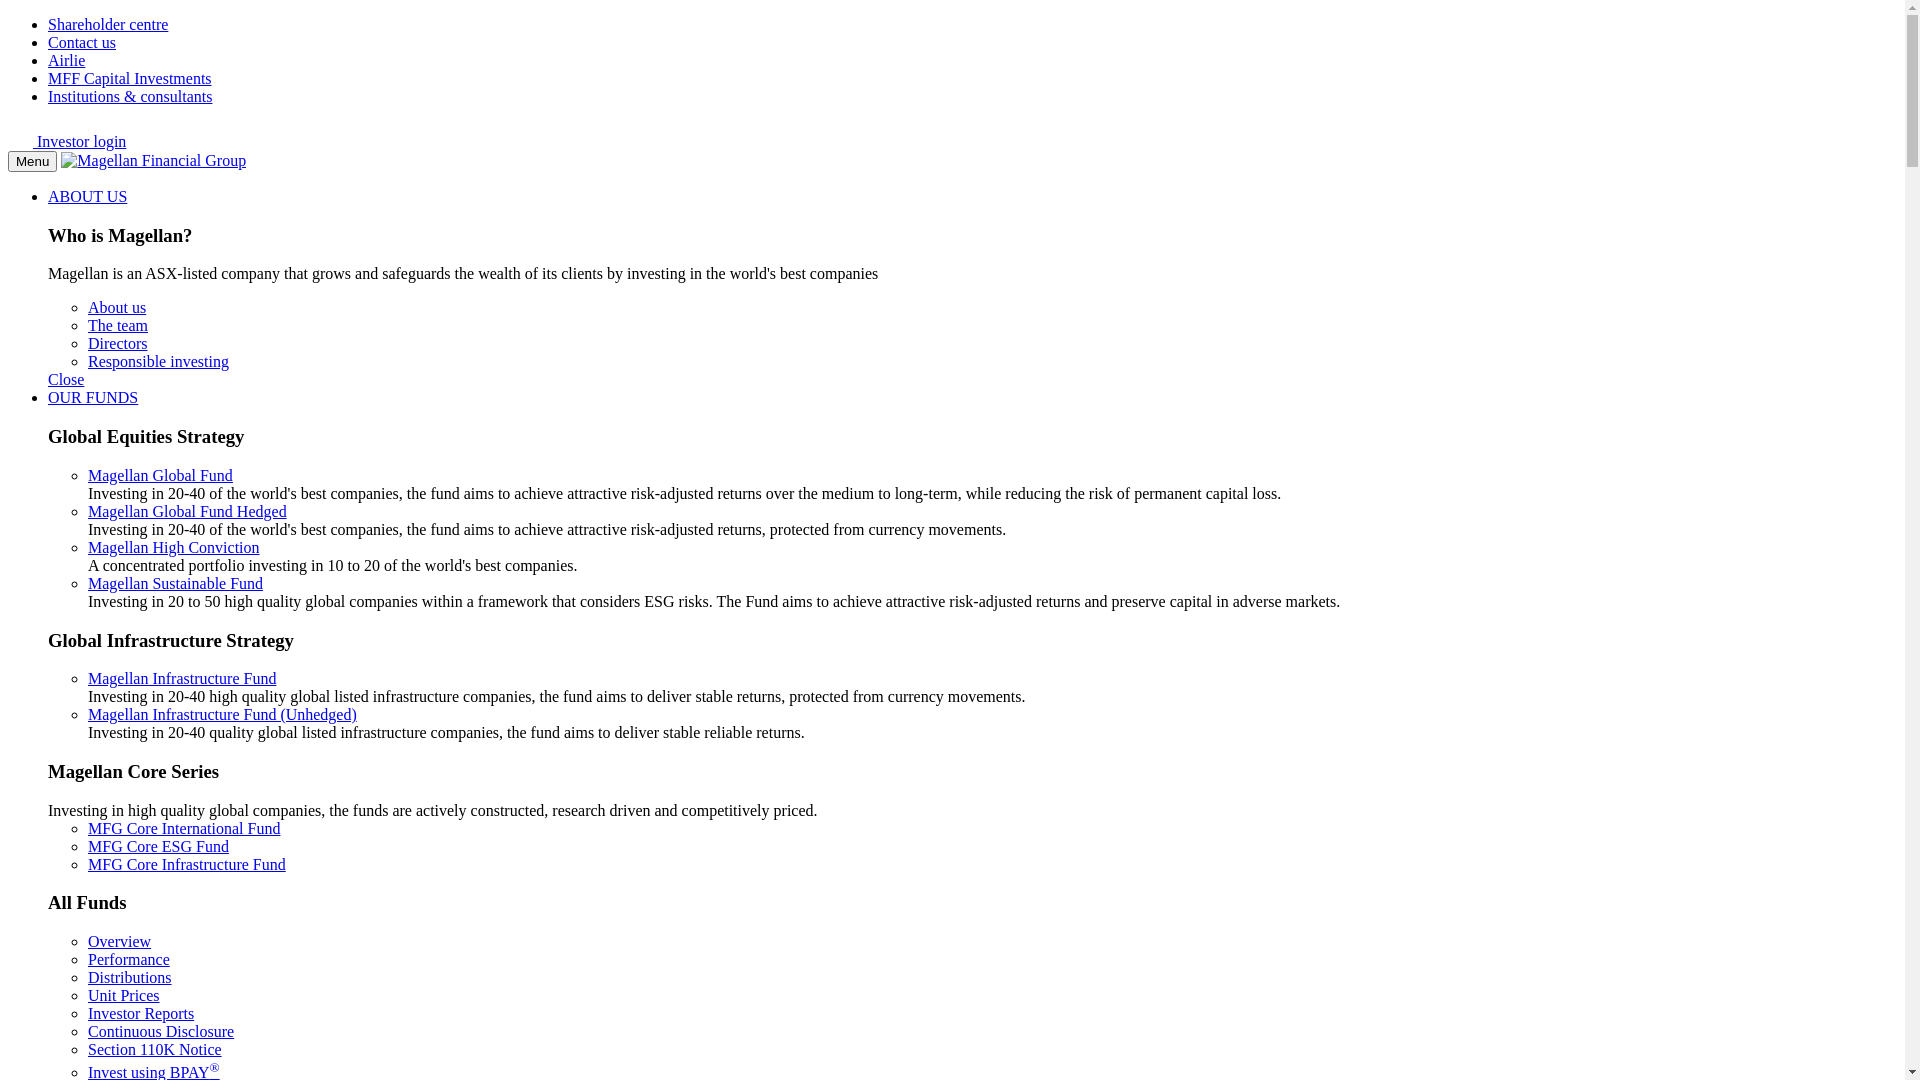 The image size is (1920, 1080). I want to click on 'ABOUT US', so click(48, 196).